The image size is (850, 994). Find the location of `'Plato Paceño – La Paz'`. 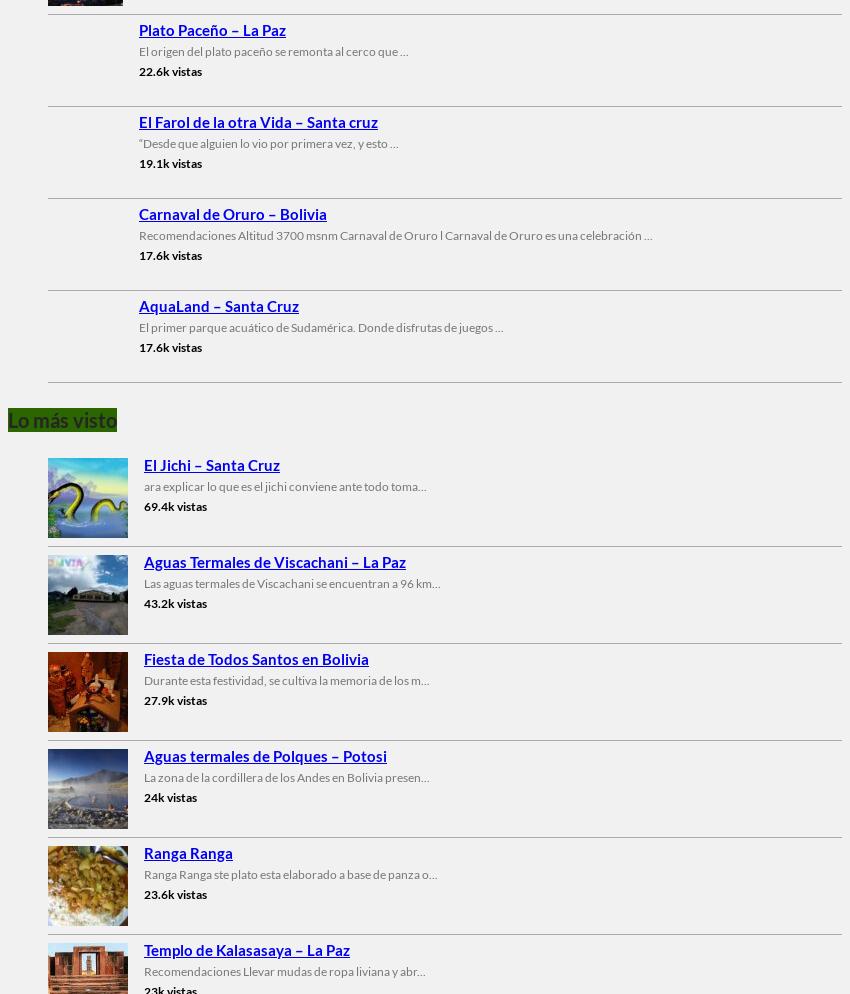

'Plato Paceño – La Paz' is located at coordinates (138, 29).